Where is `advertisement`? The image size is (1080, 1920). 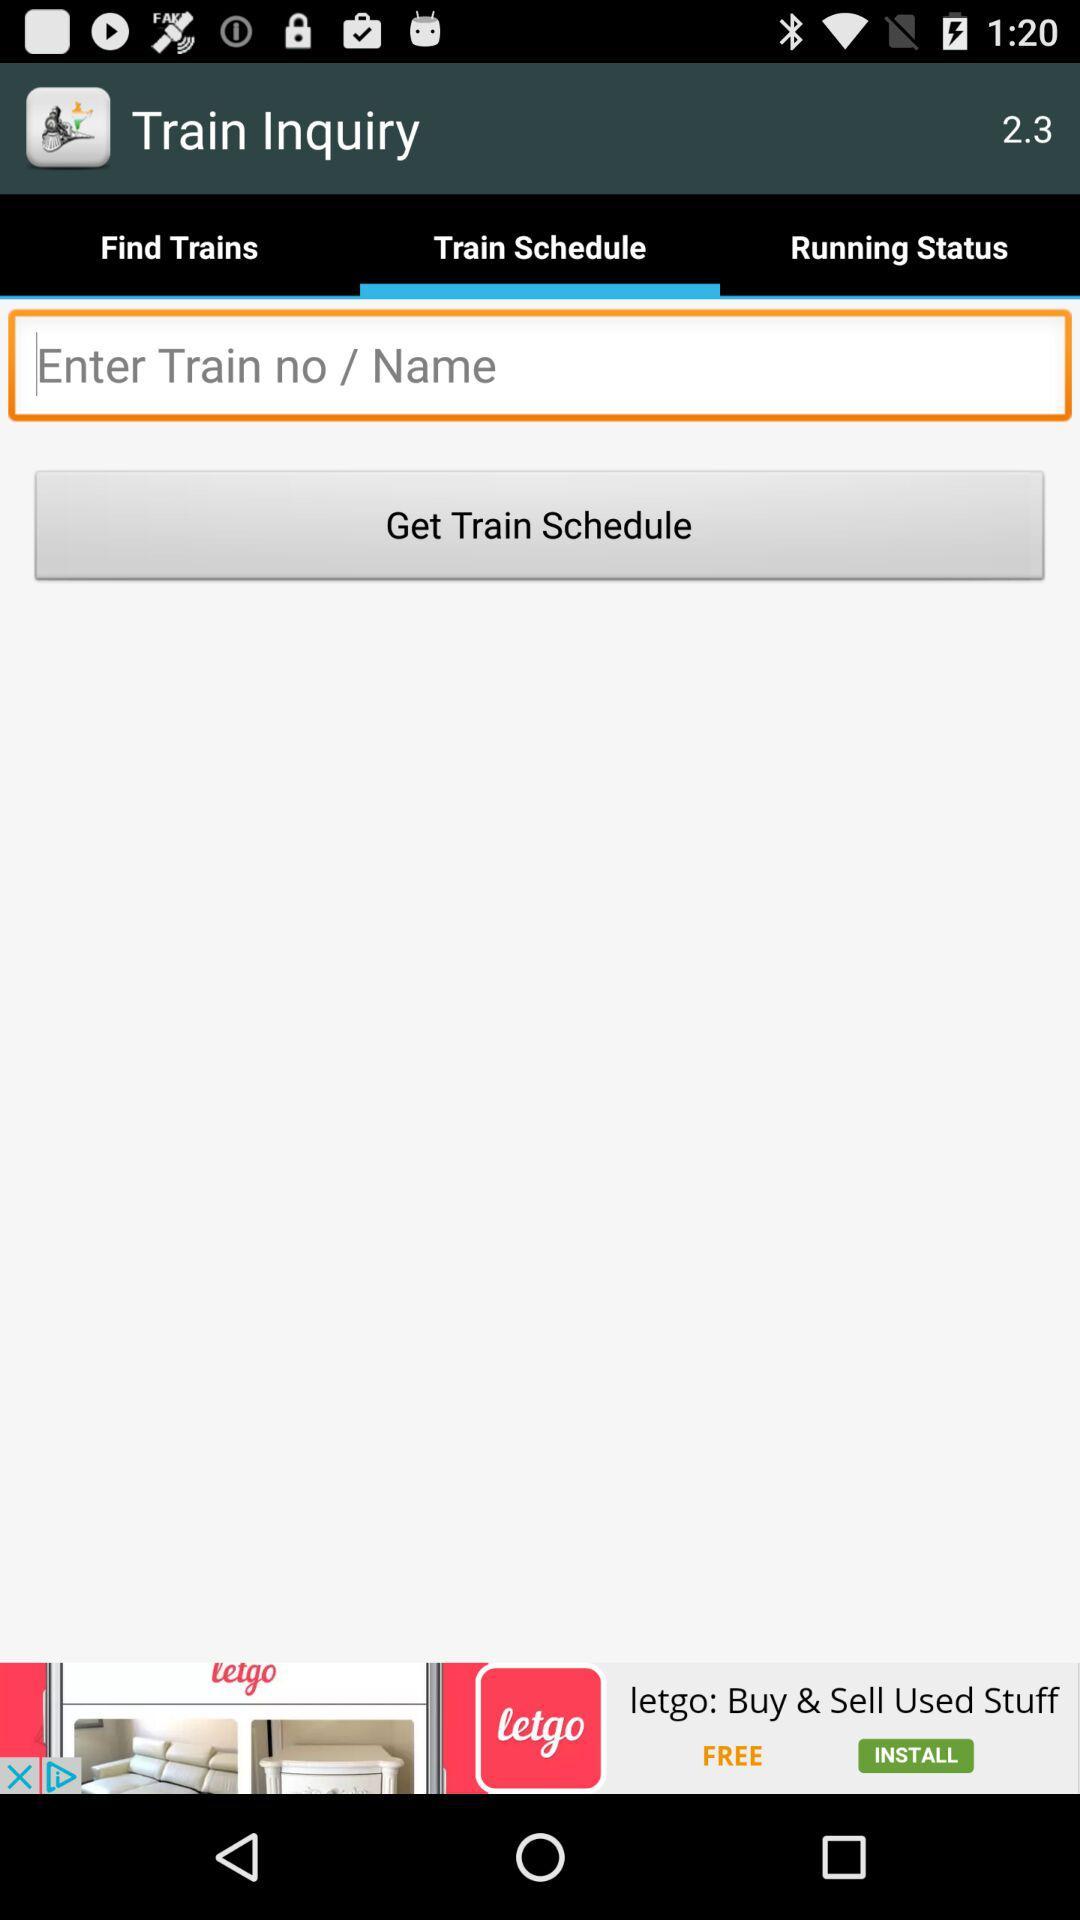 advertisement is located at coordinates (540, 370).